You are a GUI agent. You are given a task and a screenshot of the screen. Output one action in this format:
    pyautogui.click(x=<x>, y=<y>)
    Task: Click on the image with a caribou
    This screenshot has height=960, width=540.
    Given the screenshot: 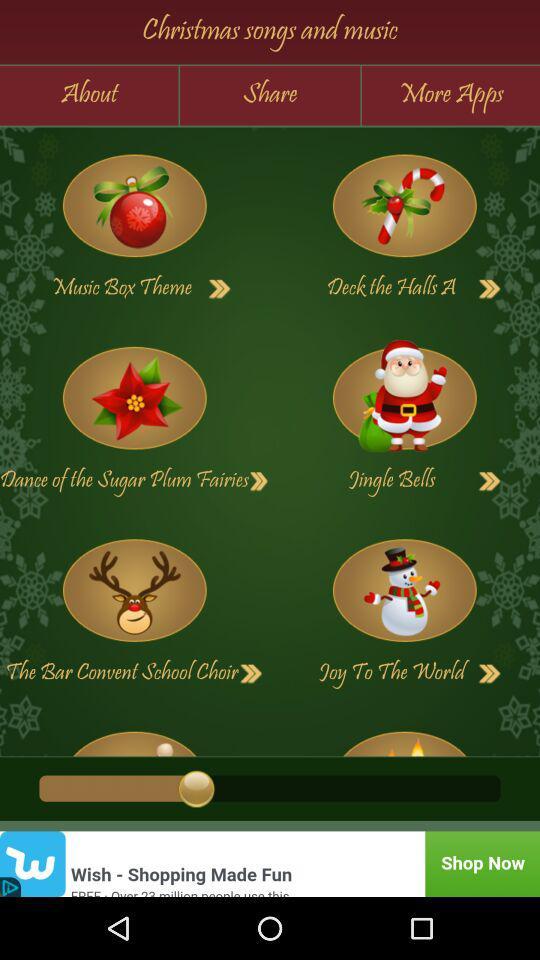 What is the action you would take?
    pyautogui.click(x=134, y=590)
    